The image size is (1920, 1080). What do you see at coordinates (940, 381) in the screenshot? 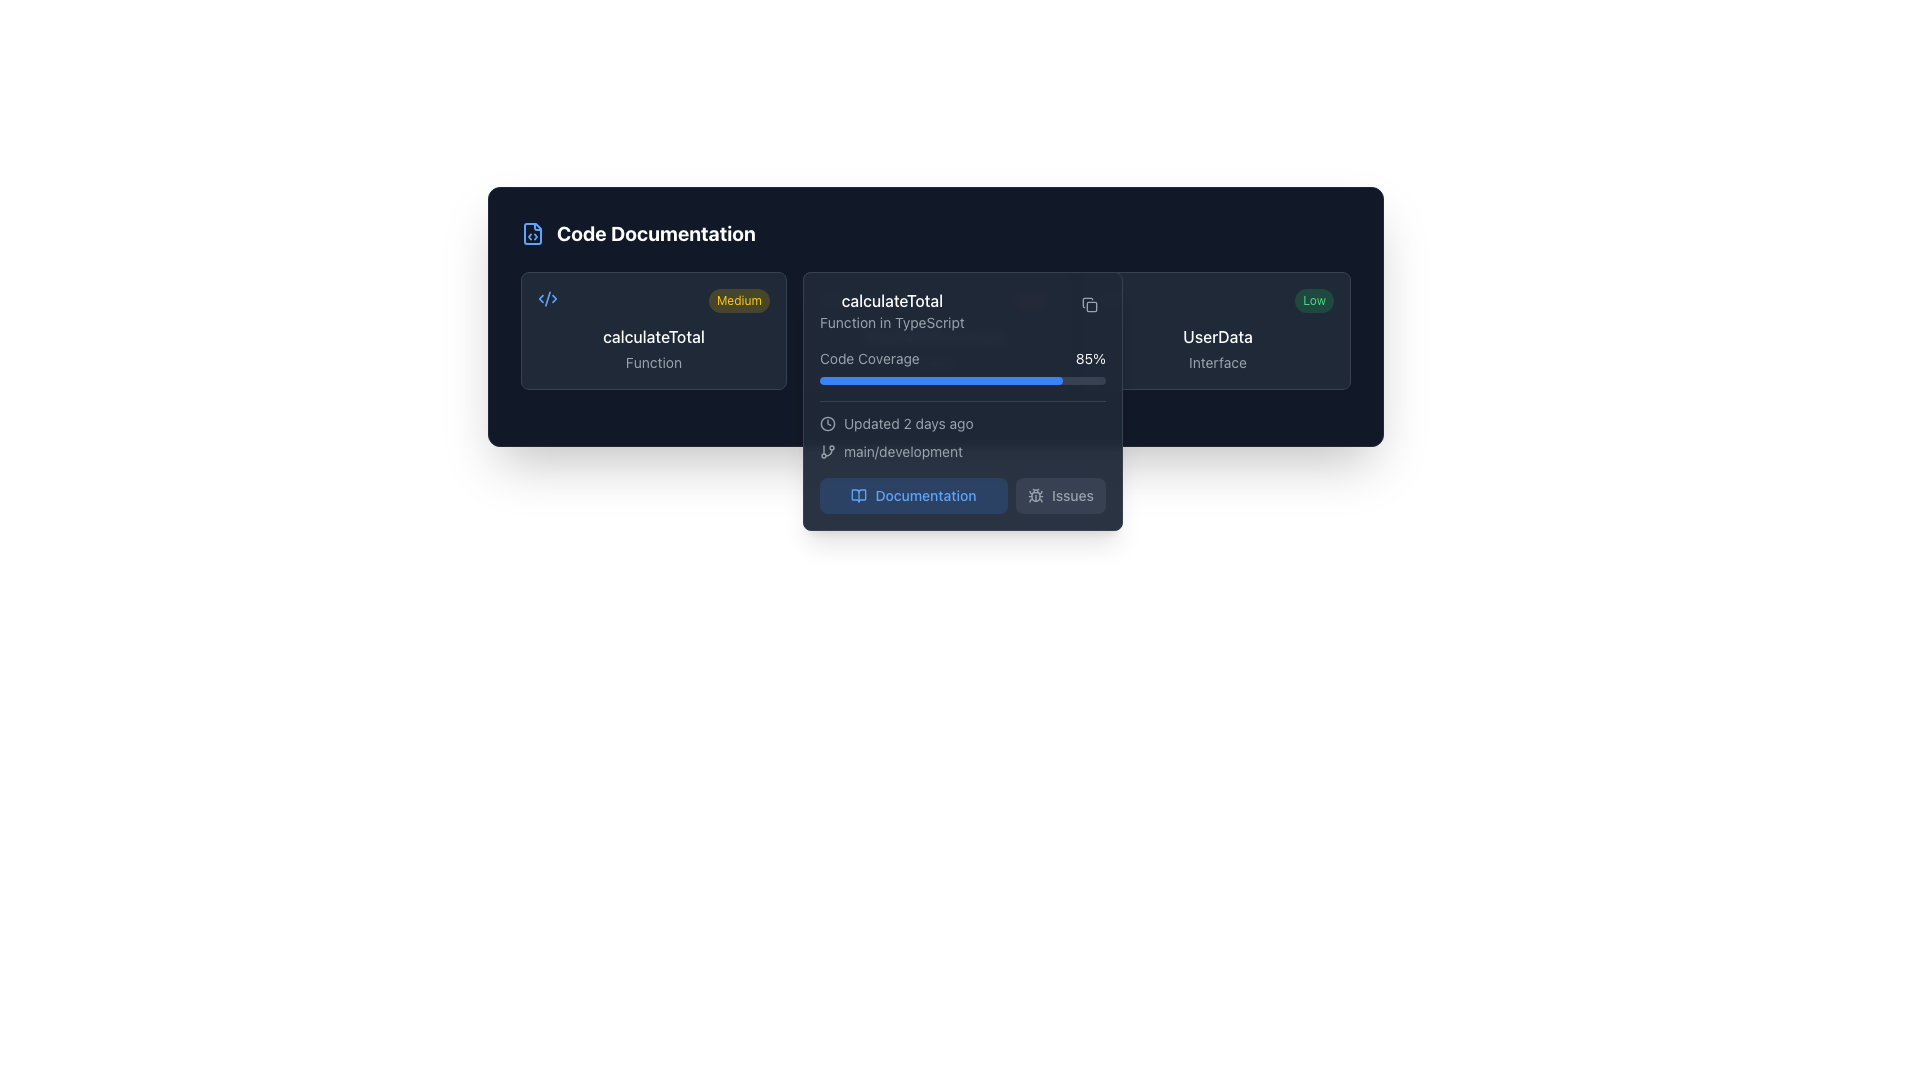
I see `the blue progress indicator bar that spans 85% of the width of the gray background, centered vertically within it` at bounding box center [940, 381].